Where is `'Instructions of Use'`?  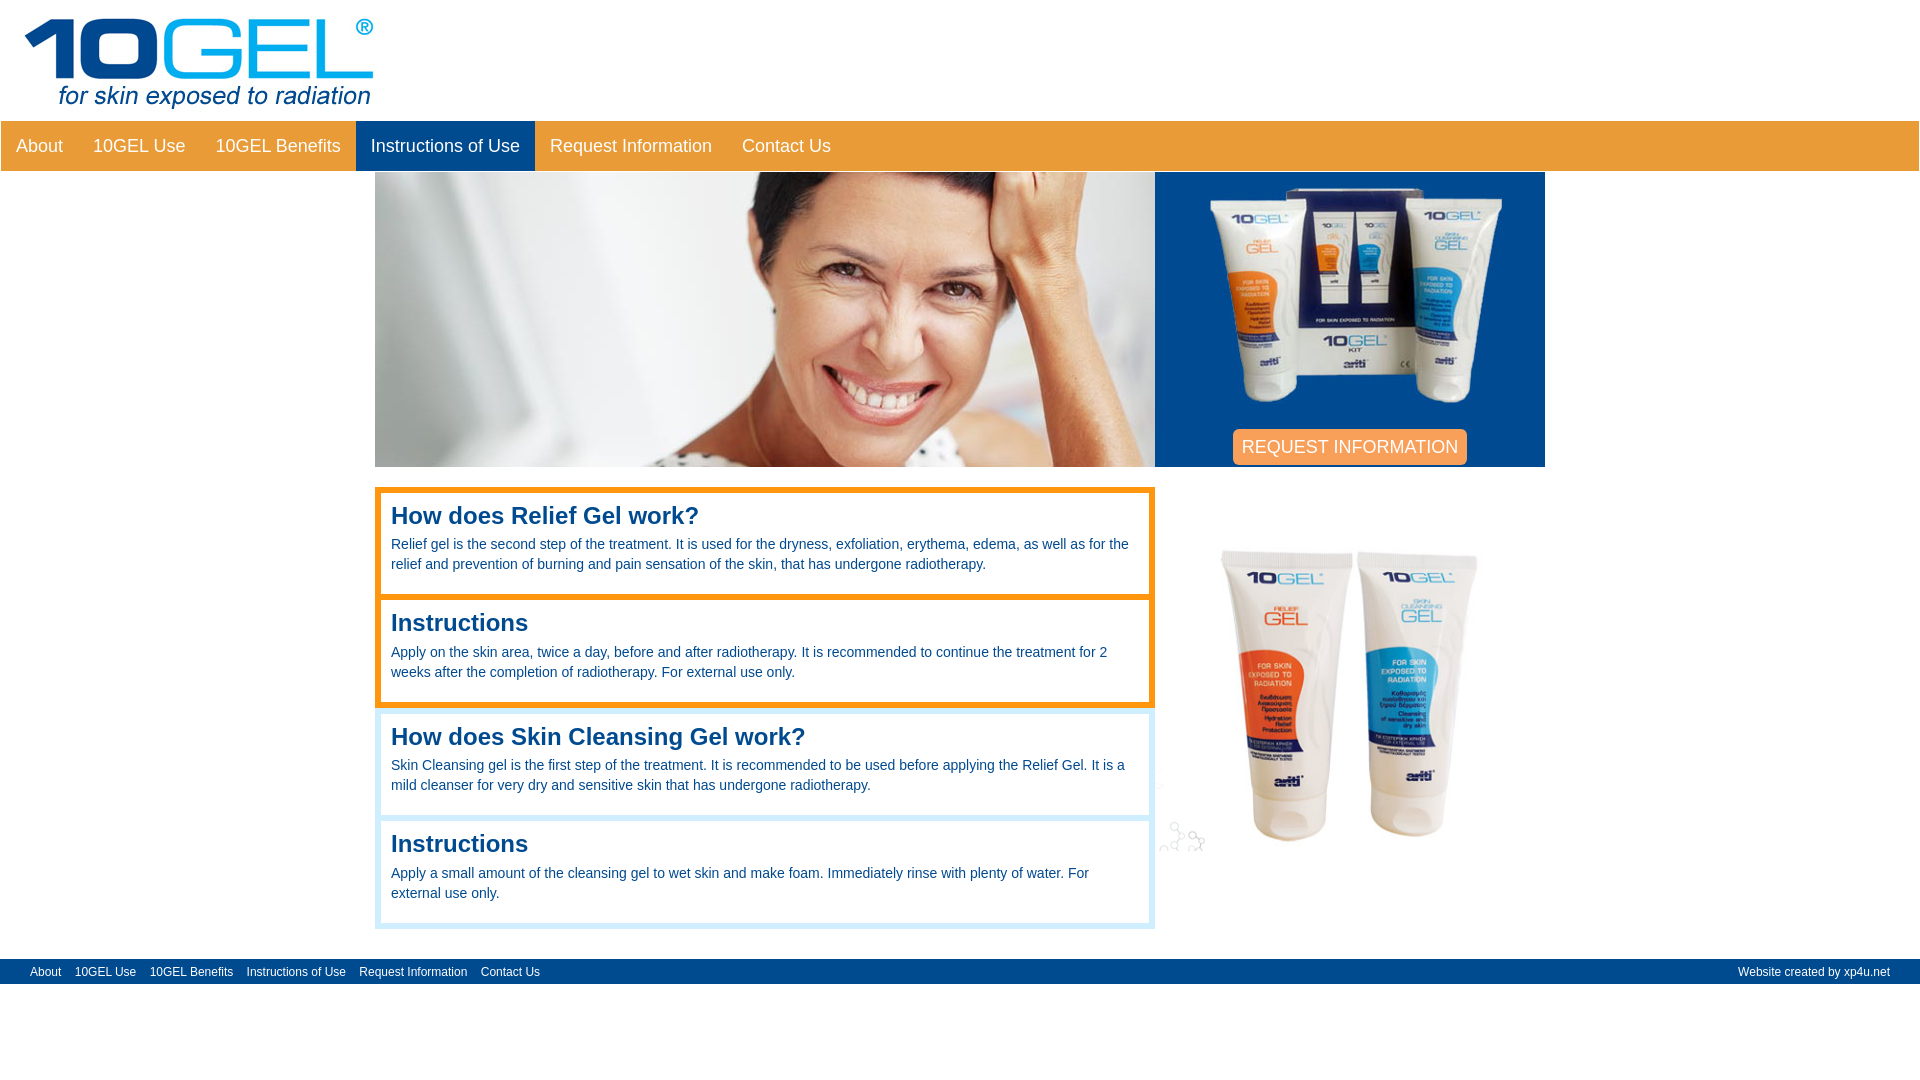 'Instructions of Use' is located at coordinates (295, 971).